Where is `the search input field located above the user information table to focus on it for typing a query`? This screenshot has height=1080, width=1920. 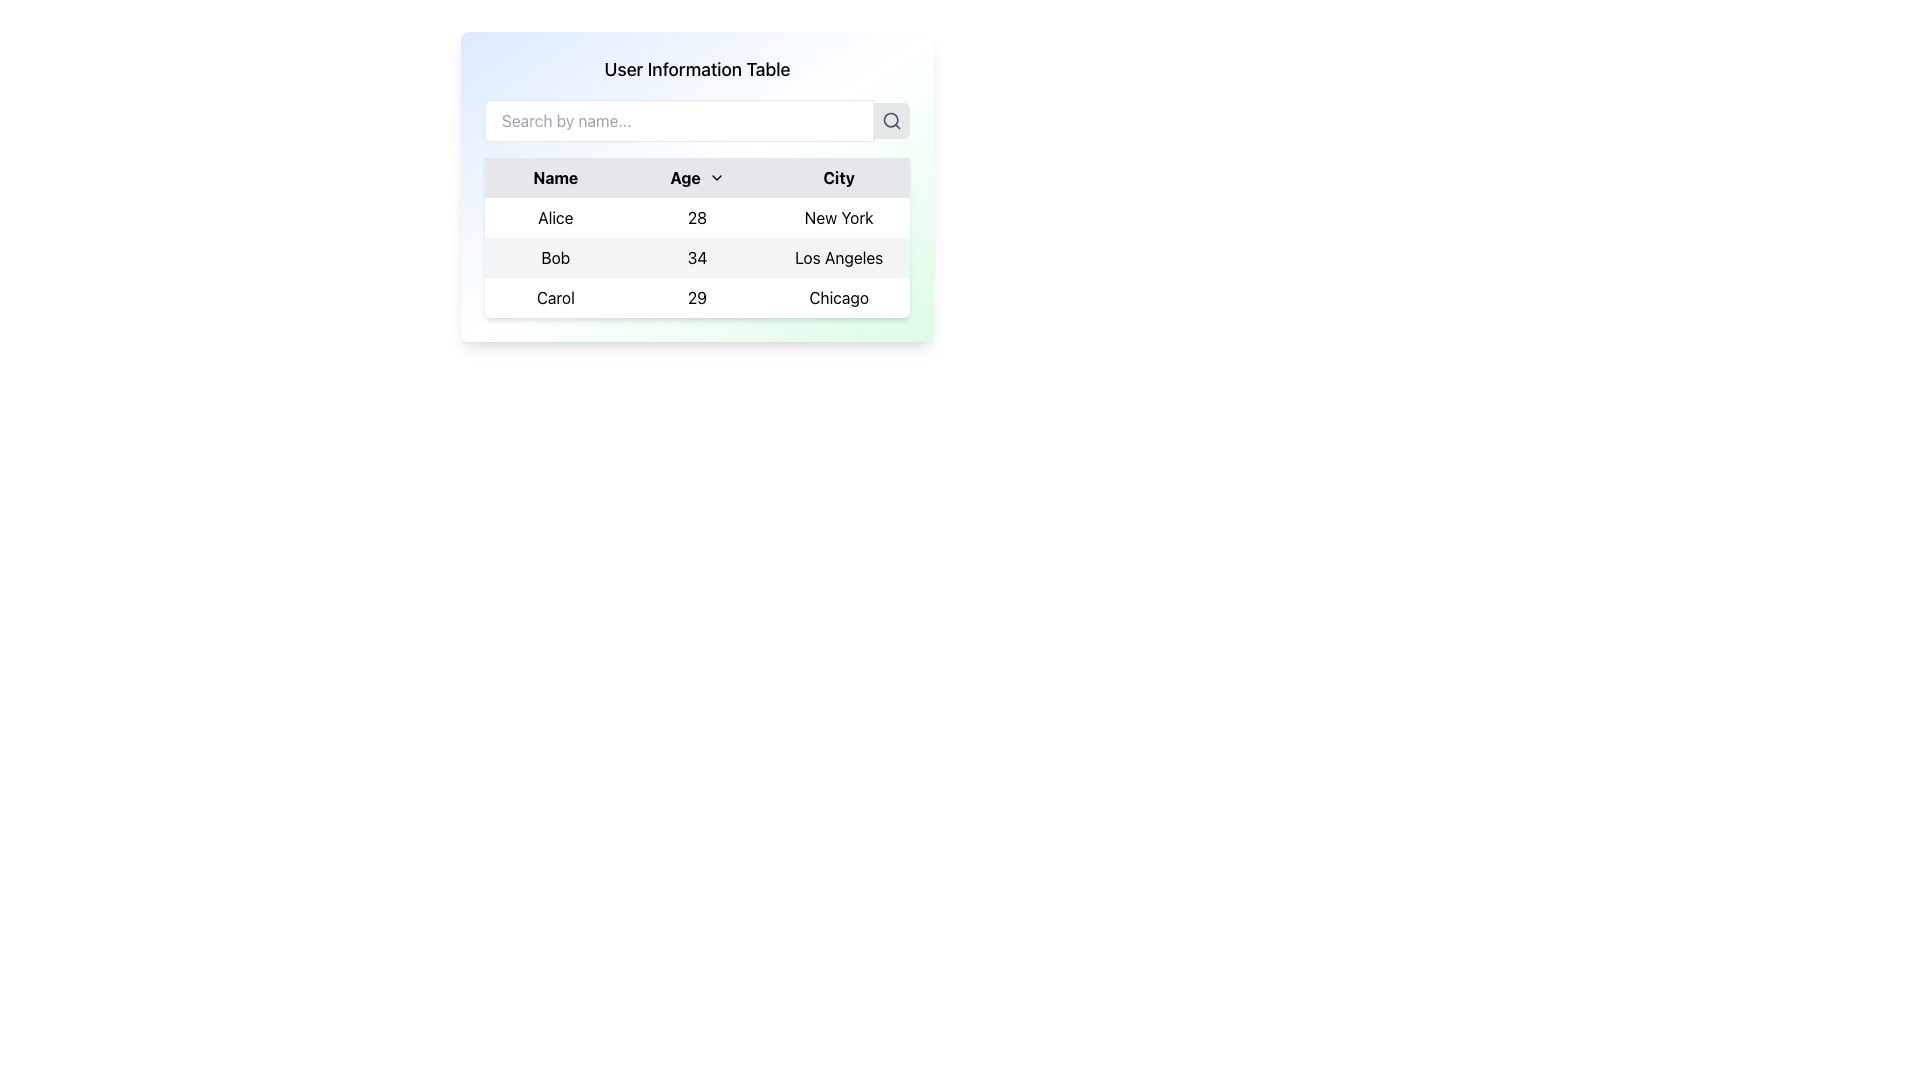 the search input field located above the user information table to focus on it for typing a query is located at coordinates (679, 120).